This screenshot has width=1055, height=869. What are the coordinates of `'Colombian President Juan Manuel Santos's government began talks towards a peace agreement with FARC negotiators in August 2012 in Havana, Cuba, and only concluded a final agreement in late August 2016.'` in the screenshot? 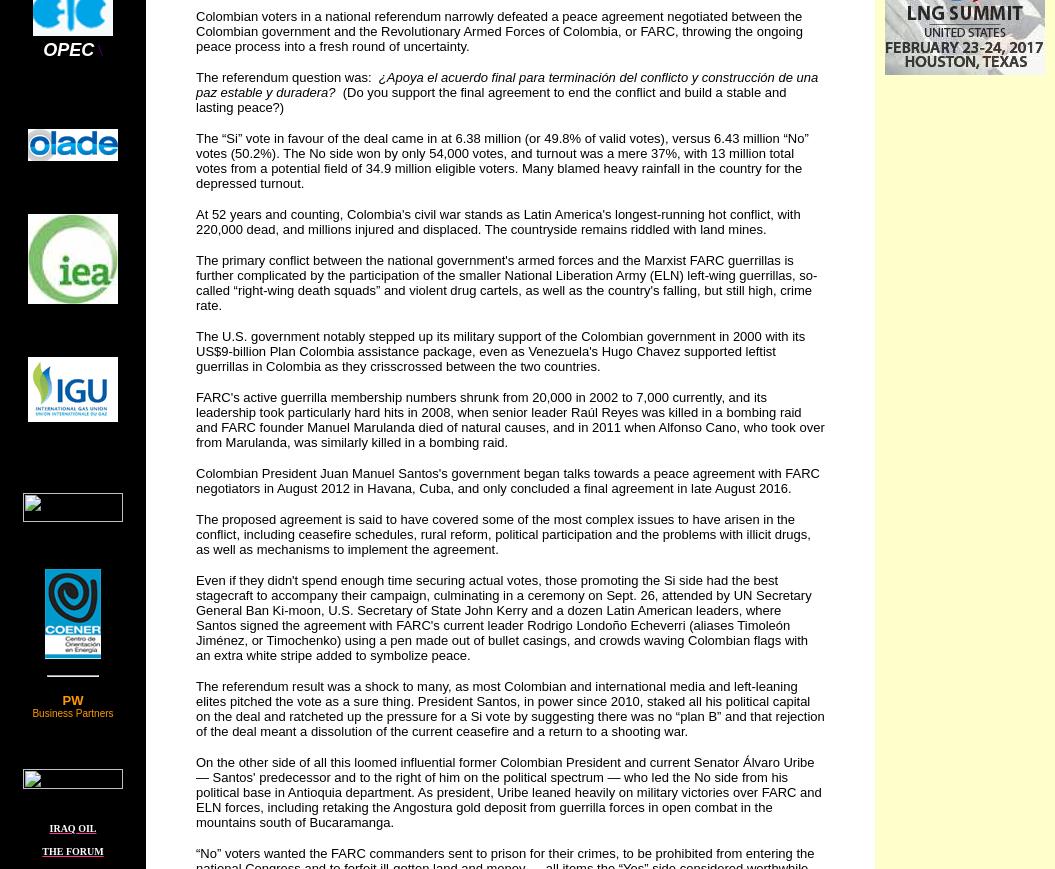 It's located at (507, 480).